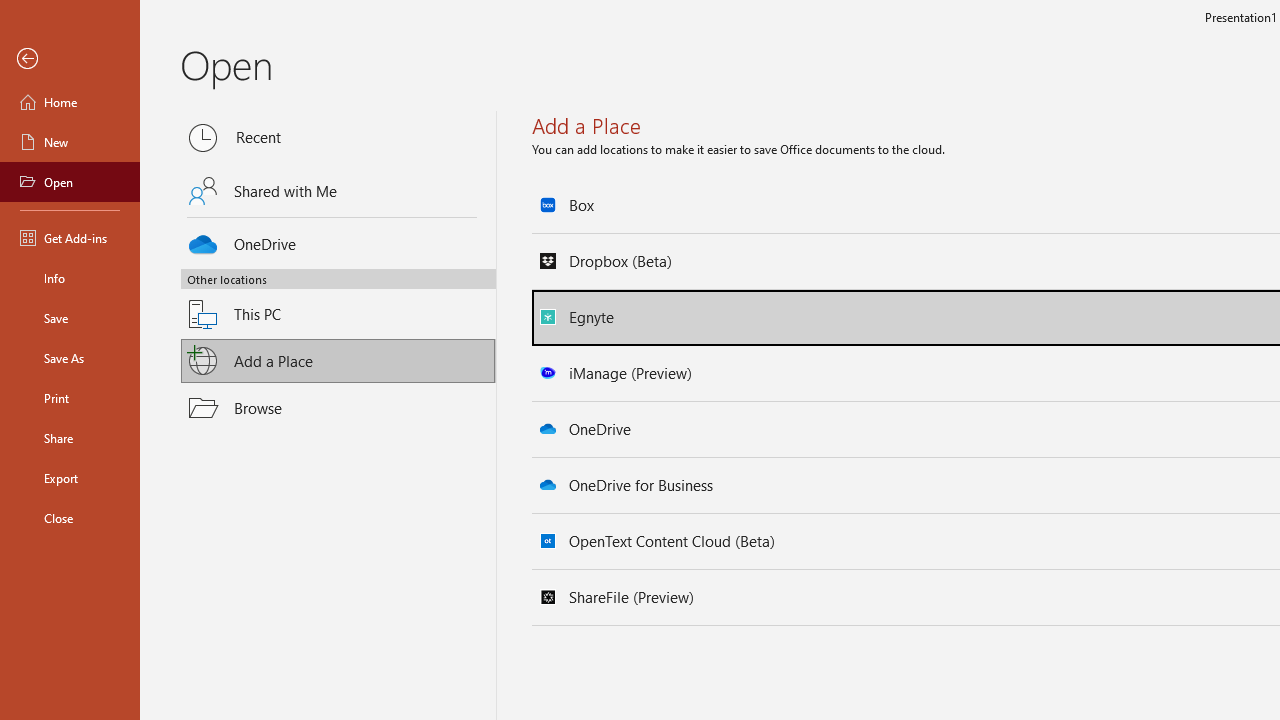 Image resolution: width=1280 pixels, height=720 pixels. What do you see at coordinates (338, 137) in the screenshot?
I see `'Recent'` at bounding box center [338, 137].